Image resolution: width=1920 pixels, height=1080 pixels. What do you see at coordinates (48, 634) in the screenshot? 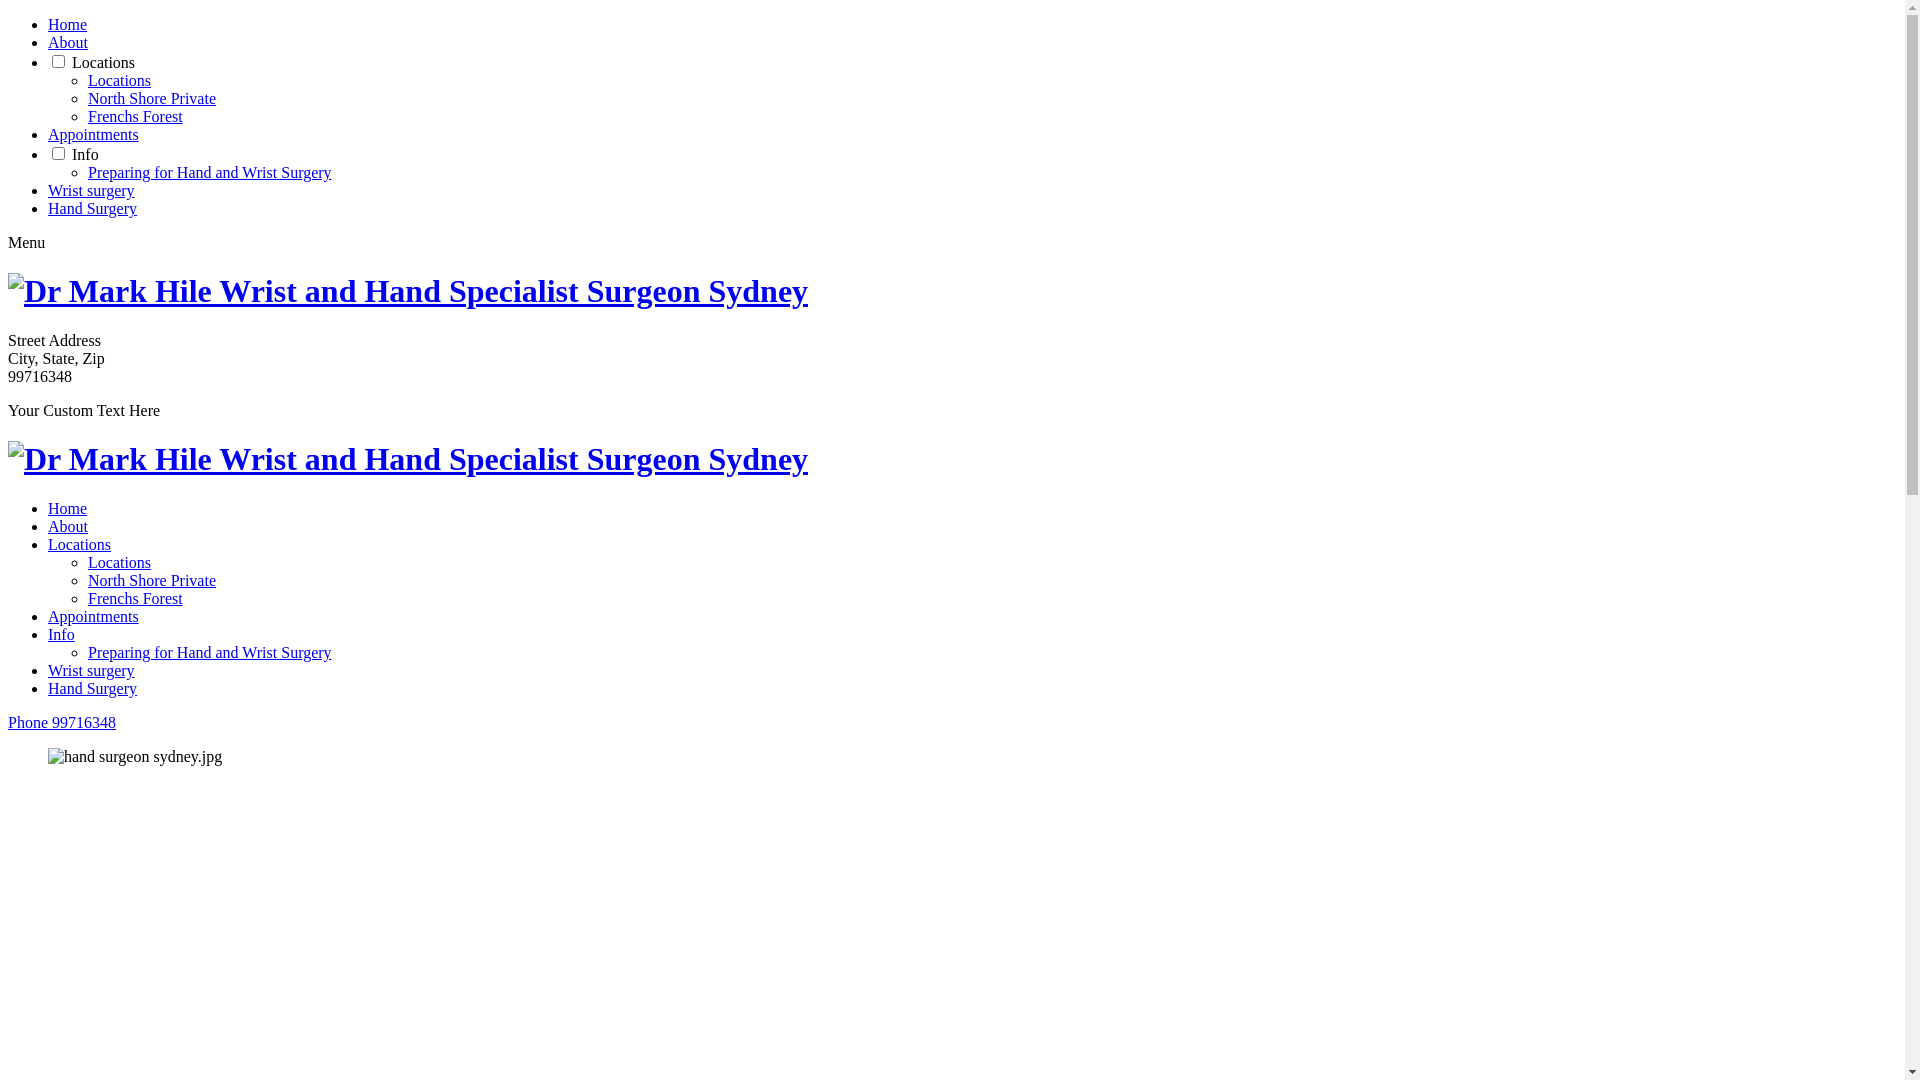
I see `'Info'` at bounding box center [48, 634].